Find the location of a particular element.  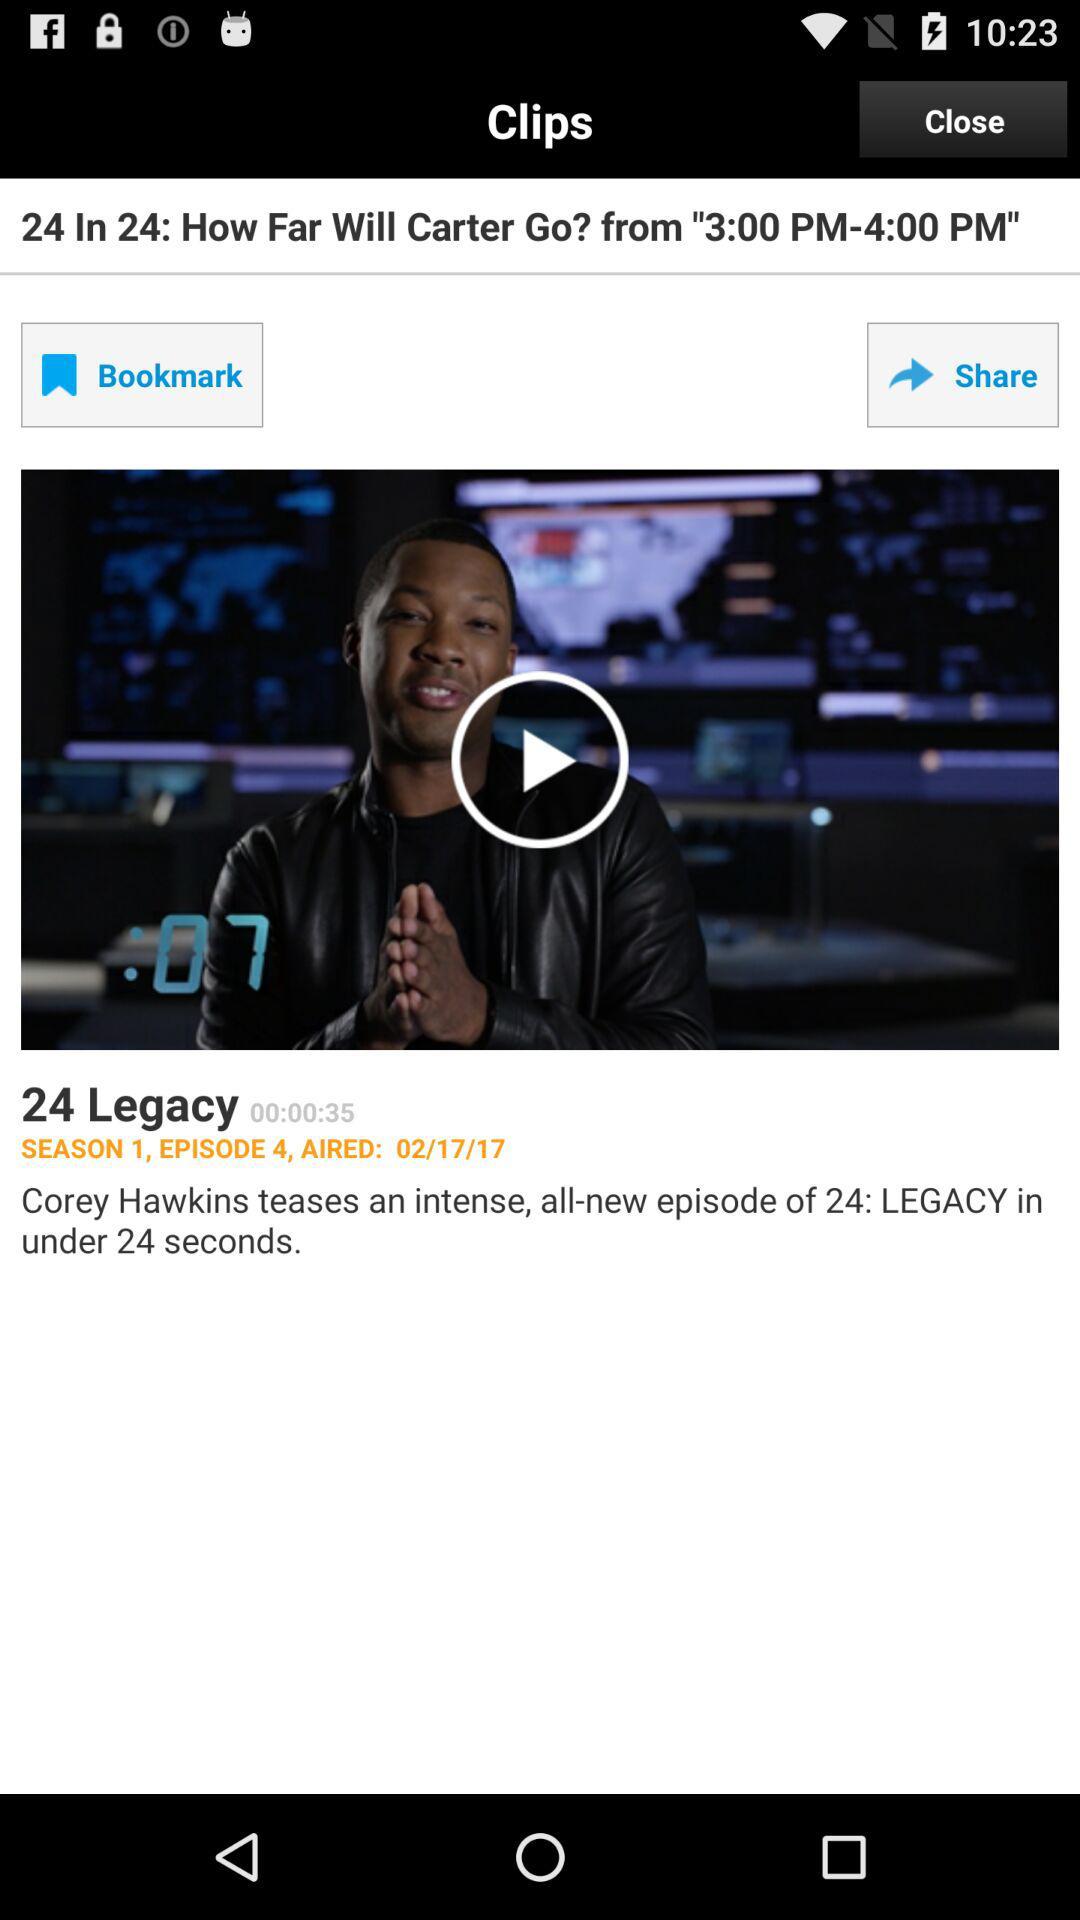

app to the right of clips app is located at coordinates (963, 119).